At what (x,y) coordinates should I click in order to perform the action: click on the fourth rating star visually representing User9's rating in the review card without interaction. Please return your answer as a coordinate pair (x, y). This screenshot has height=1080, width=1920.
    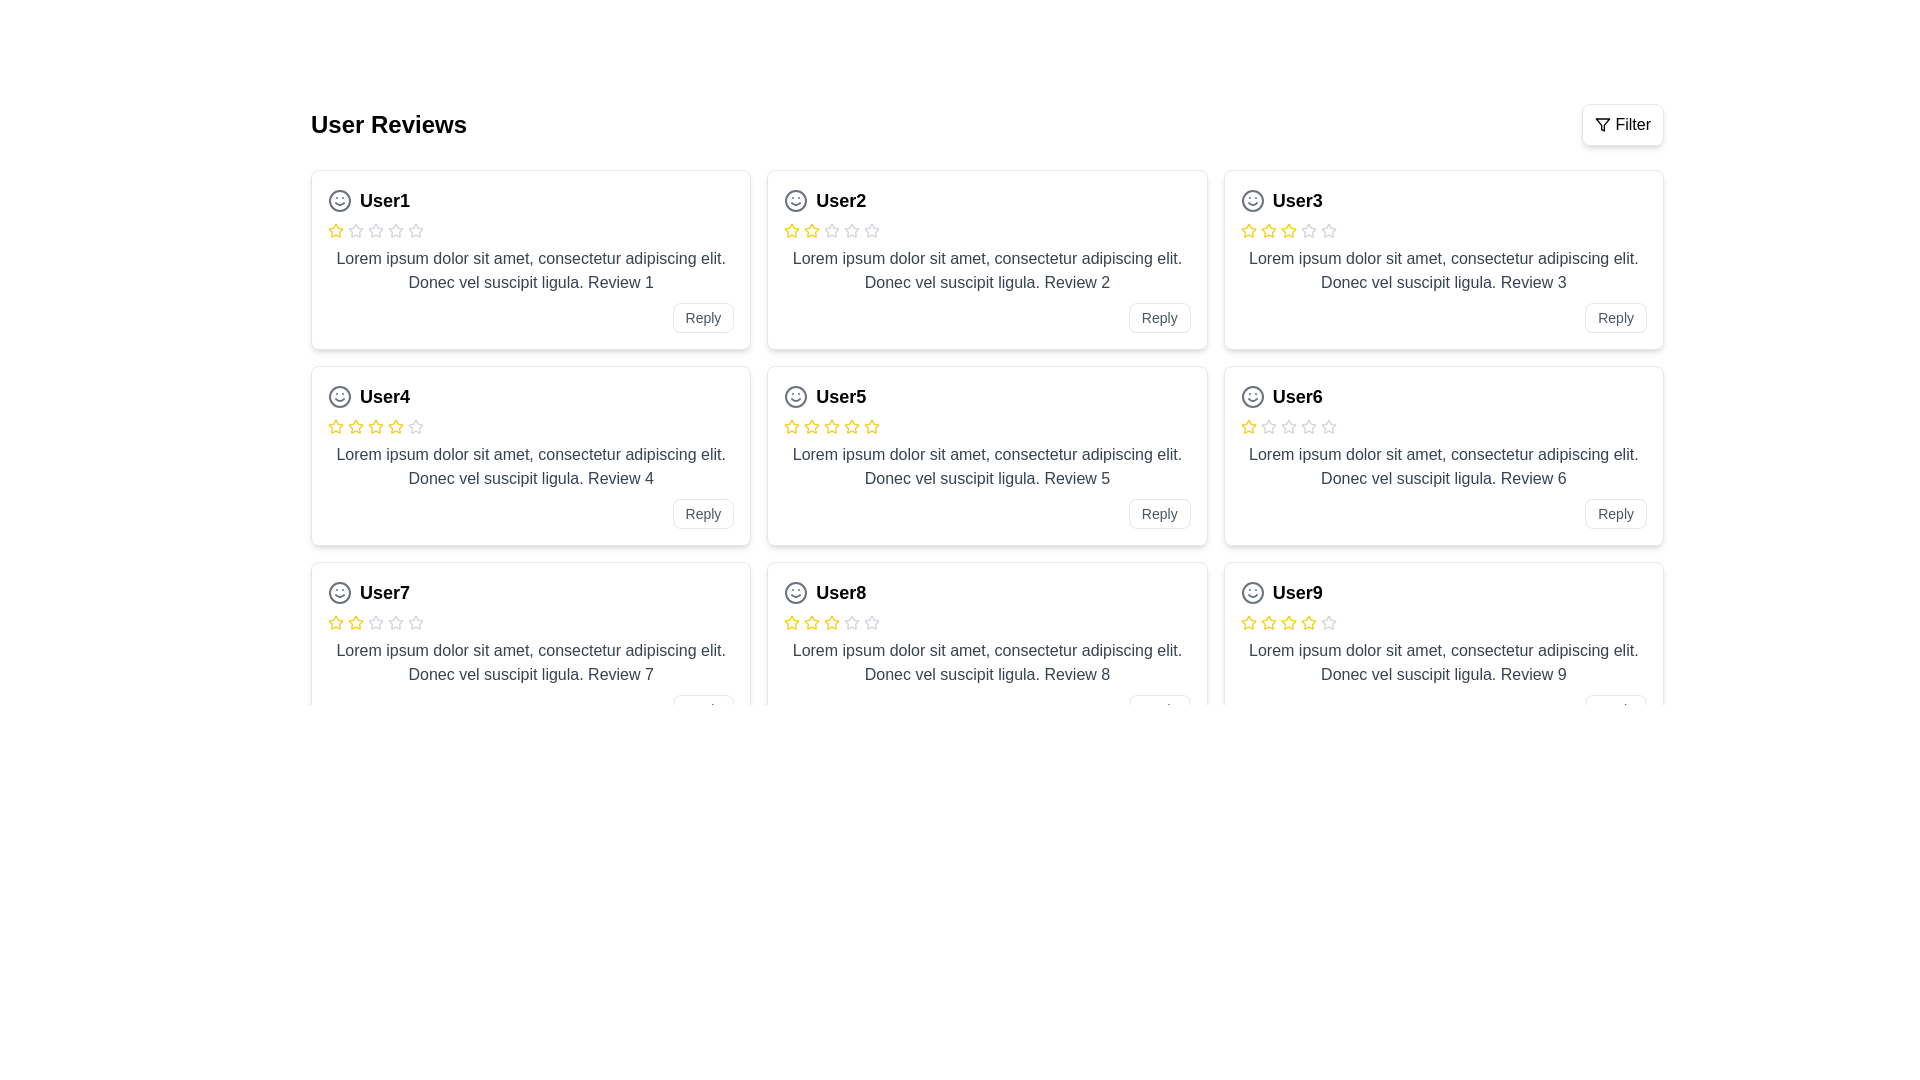
    Looking at the image, I should click on (1247, 621).